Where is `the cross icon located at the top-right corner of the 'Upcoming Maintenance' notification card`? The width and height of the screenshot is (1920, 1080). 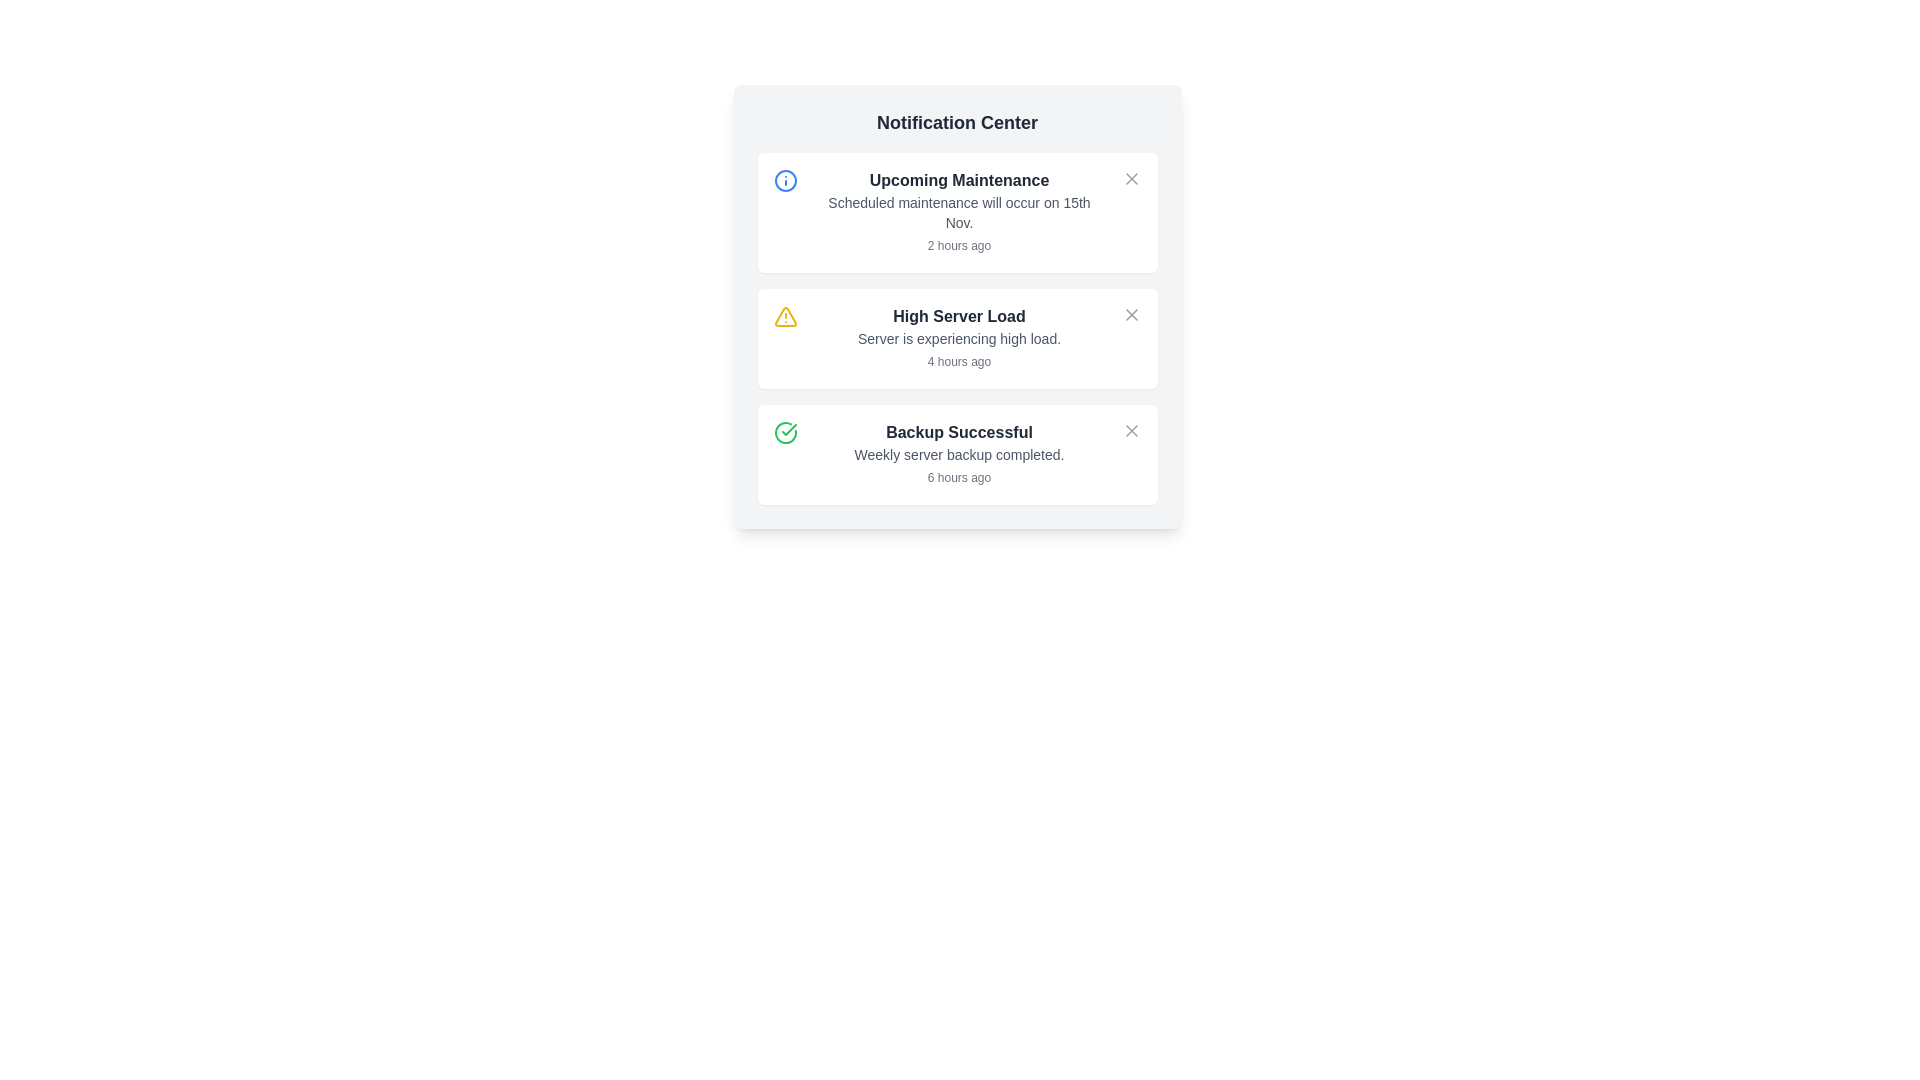 the cross icon located at the top-right corner of the 'Upcoming Maintenance' notification card is located at coordinates (1131, 177).